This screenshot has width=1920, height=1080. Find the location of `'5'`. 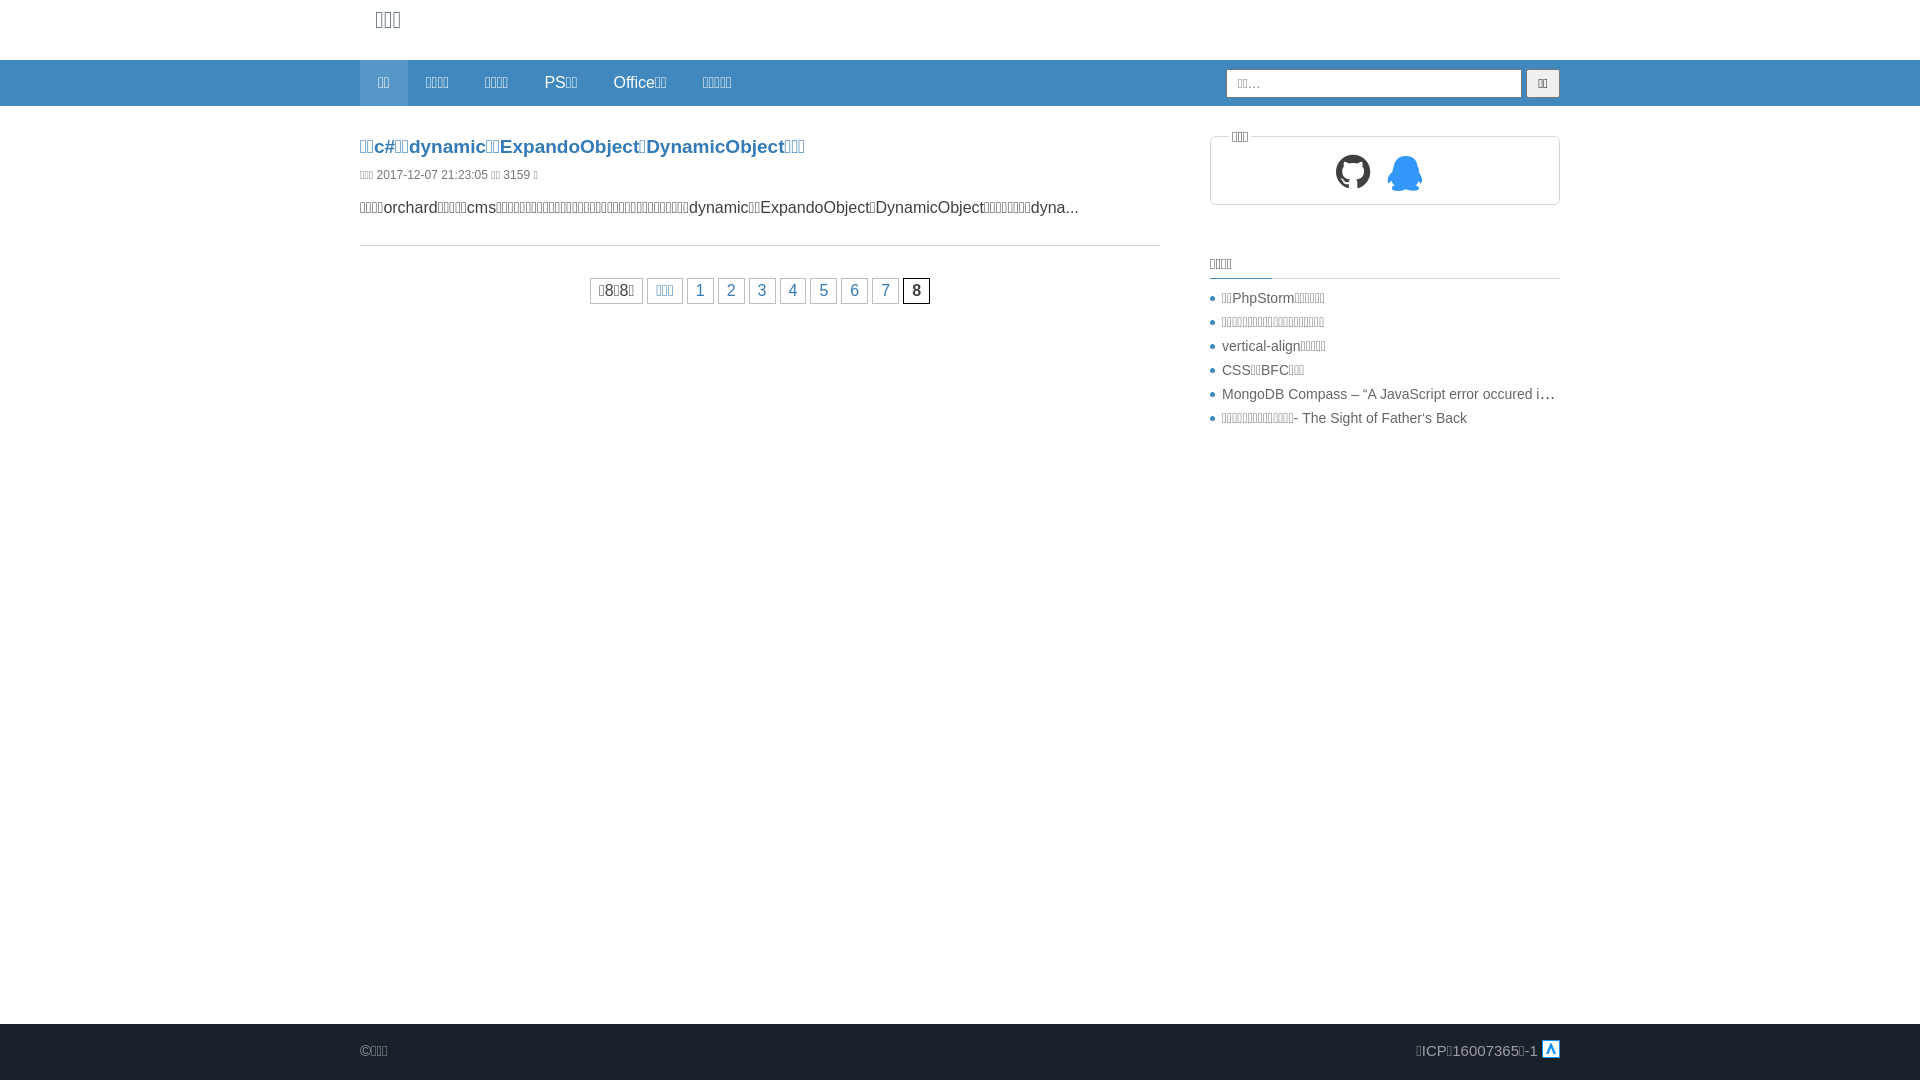

'5' is located at coordinates (823, 290).